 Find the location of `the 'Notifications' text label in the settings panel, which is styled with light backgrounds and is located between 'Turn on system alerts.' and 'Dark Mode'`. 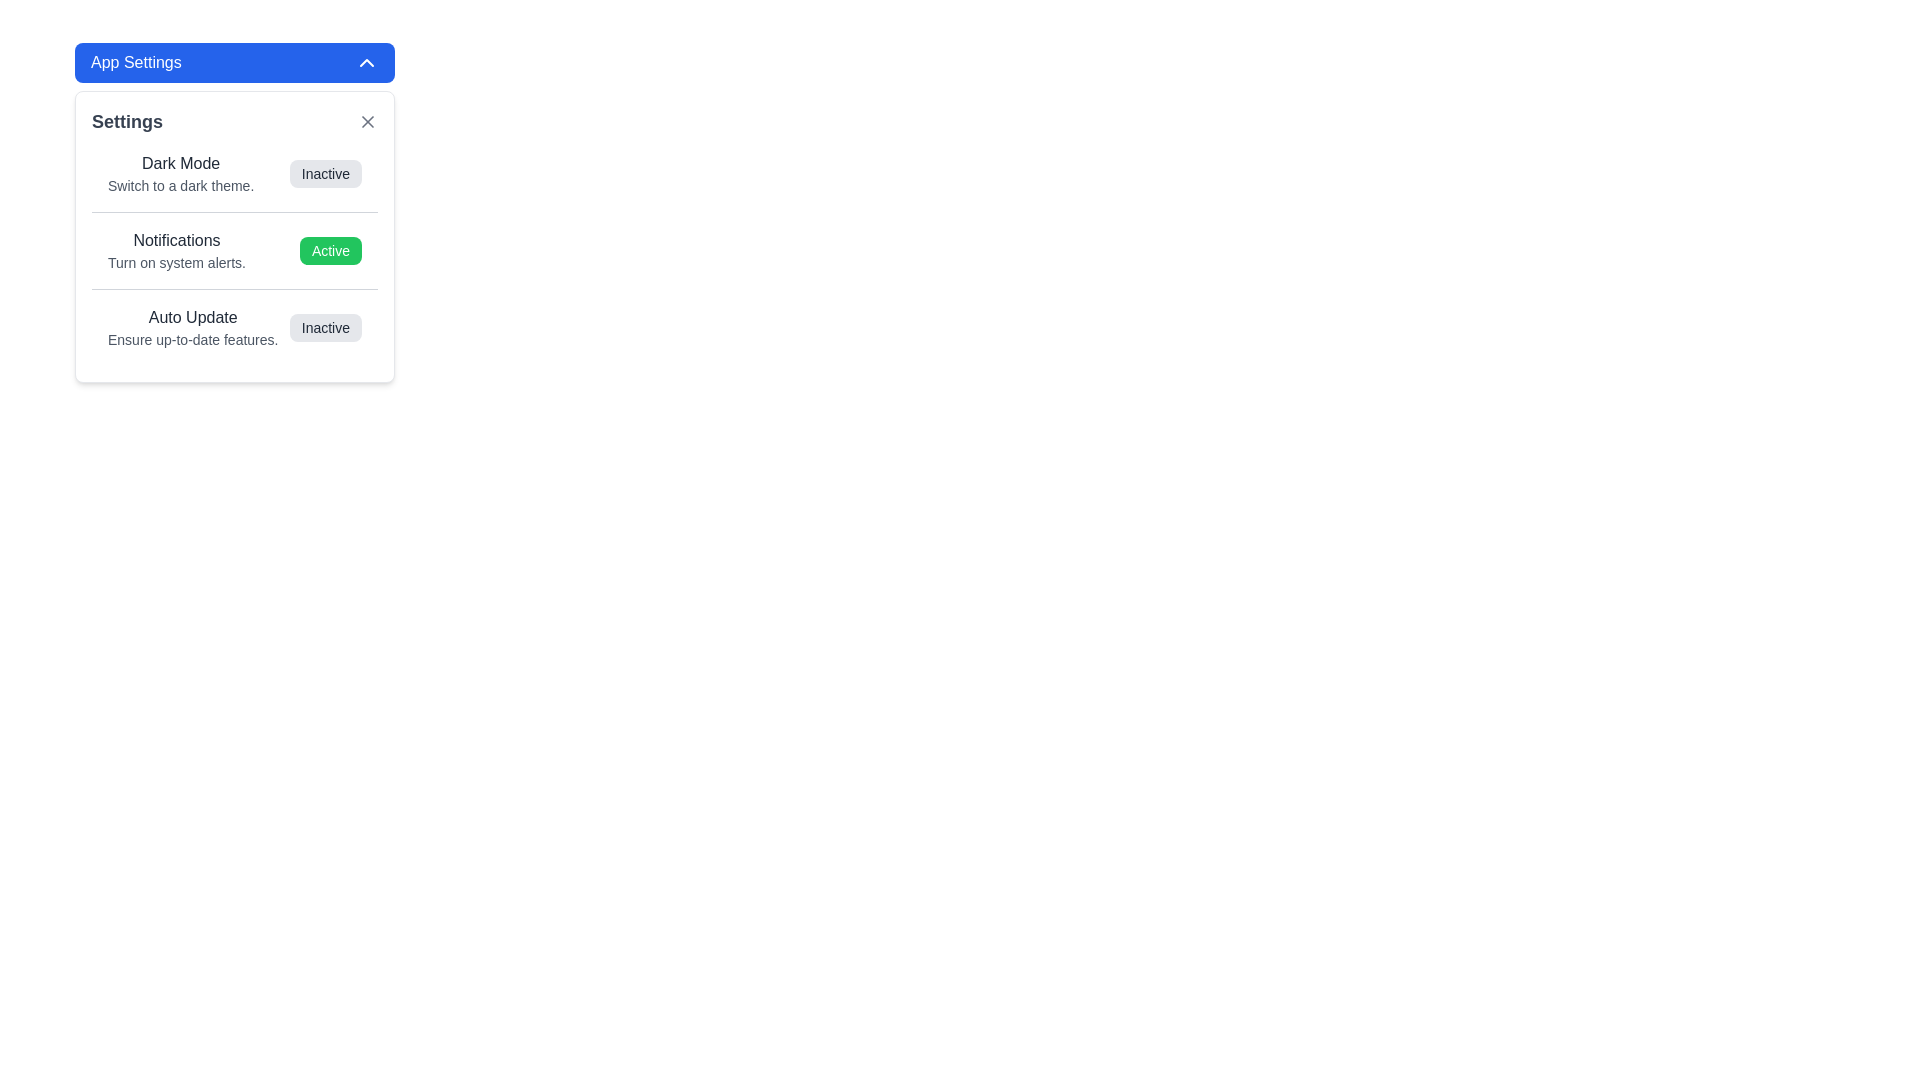

the 'Notifications' text label in the settings panel, which is styled with light backgrounds and is located between 'Turn on system alerts.' and 'Dark Mode' is located at coordinates (177, 239).